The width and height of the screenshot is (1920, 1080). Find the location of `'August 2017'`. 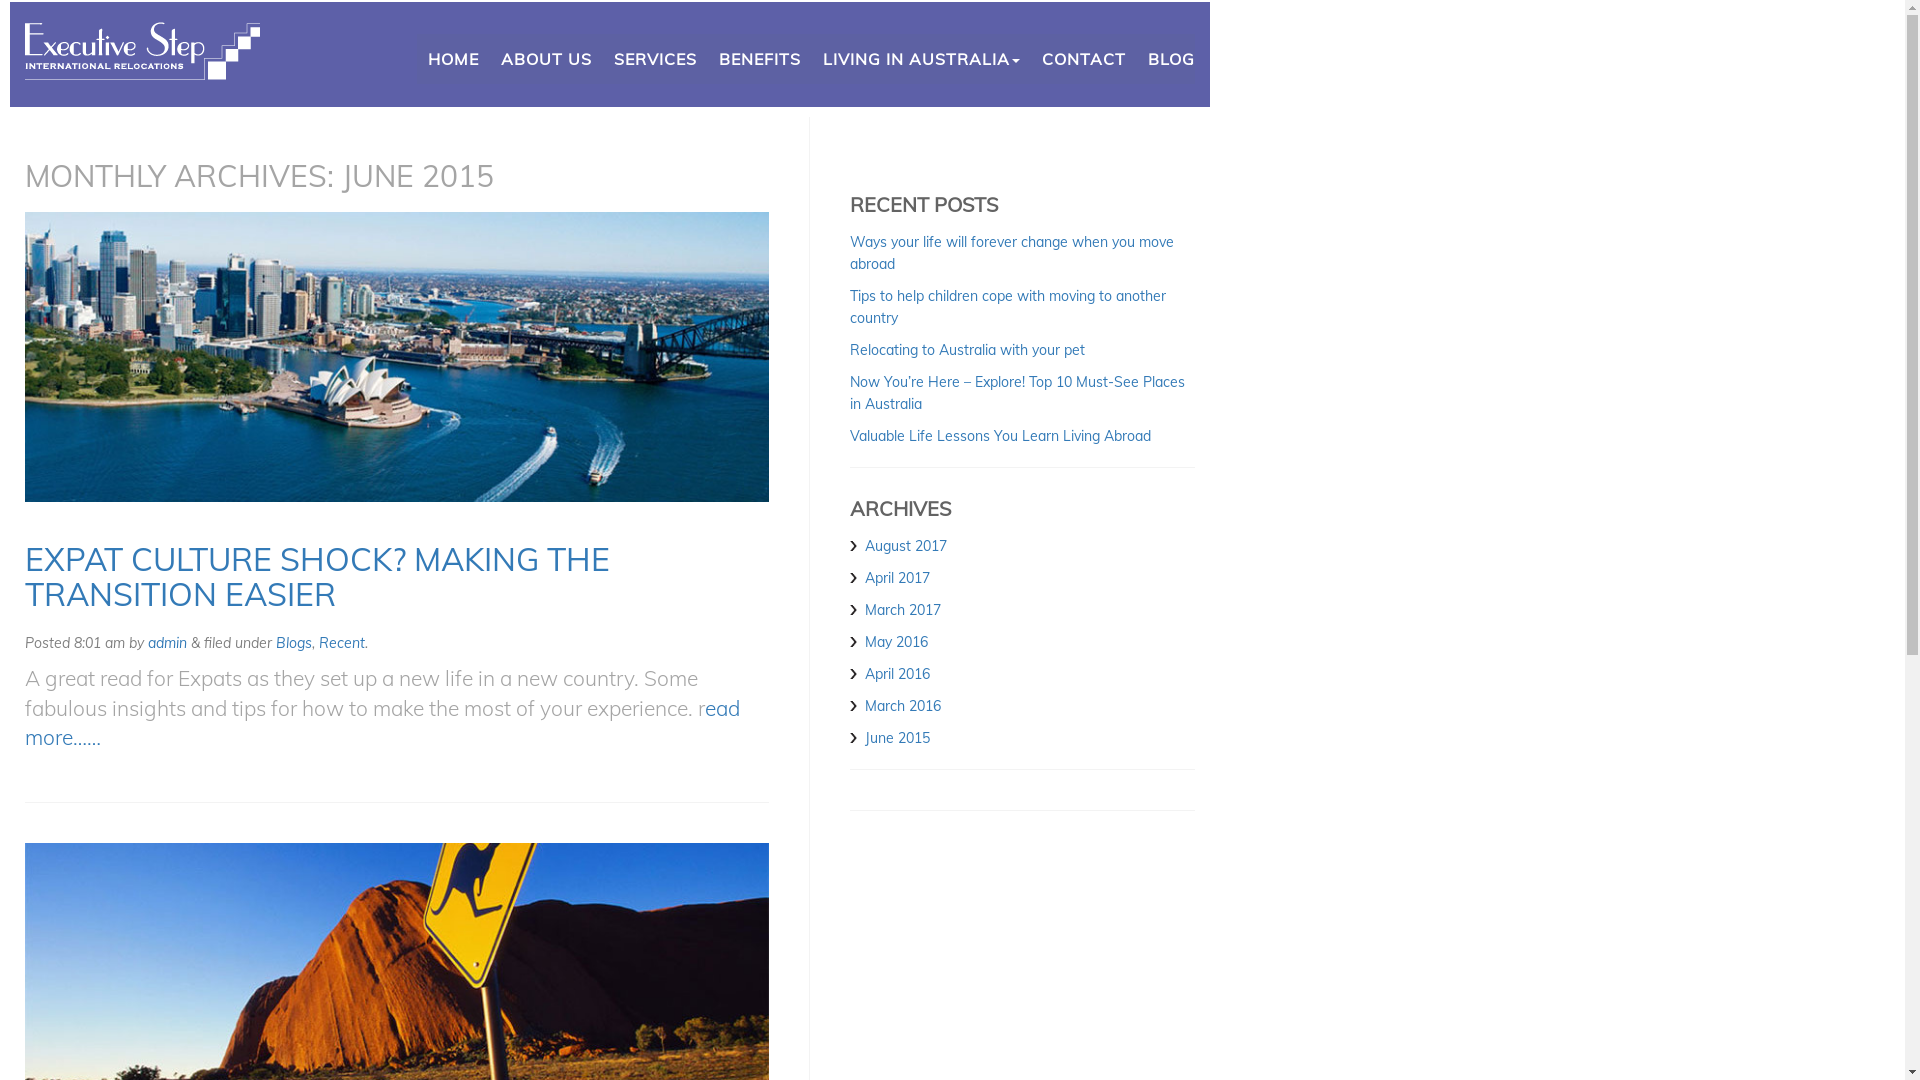

'August 2017' is located at coordinates (905, 546).